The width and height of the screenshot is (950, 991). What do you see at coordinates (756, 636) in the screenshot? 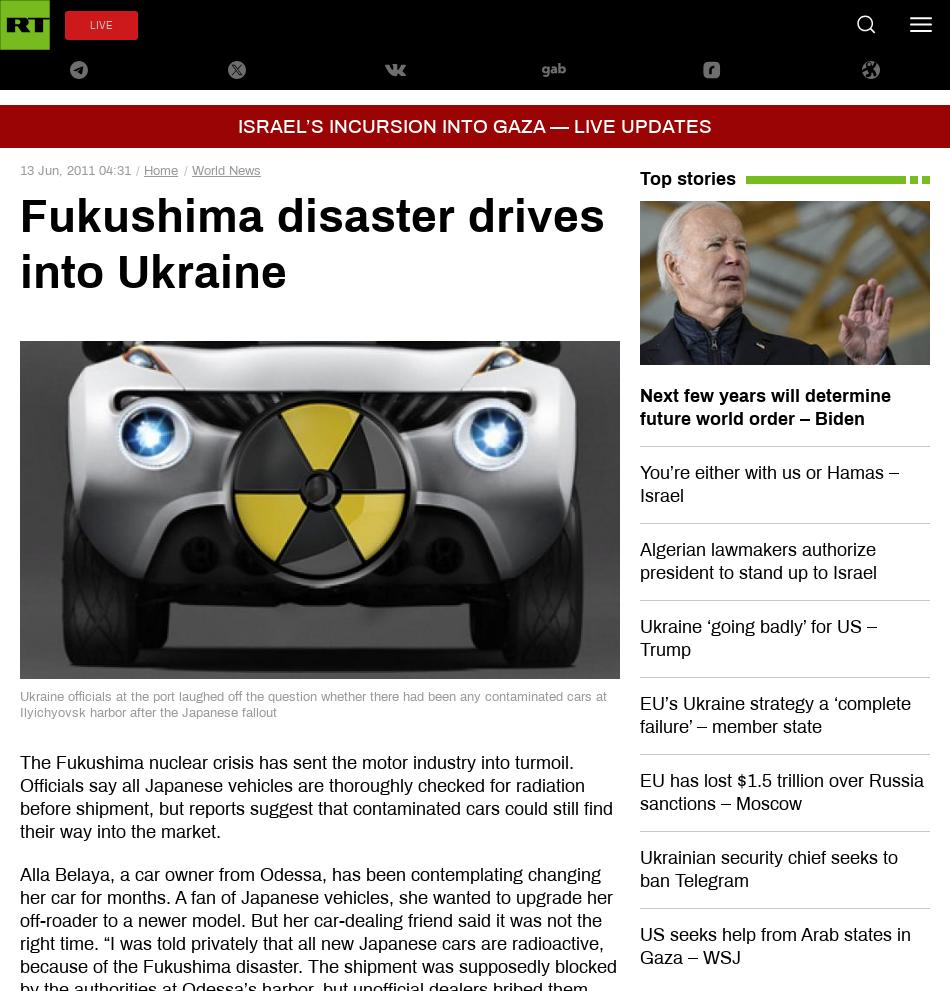
I see `'Ukraine ‘going badly’ for US – Trump'` at bounding box center [756, 636].